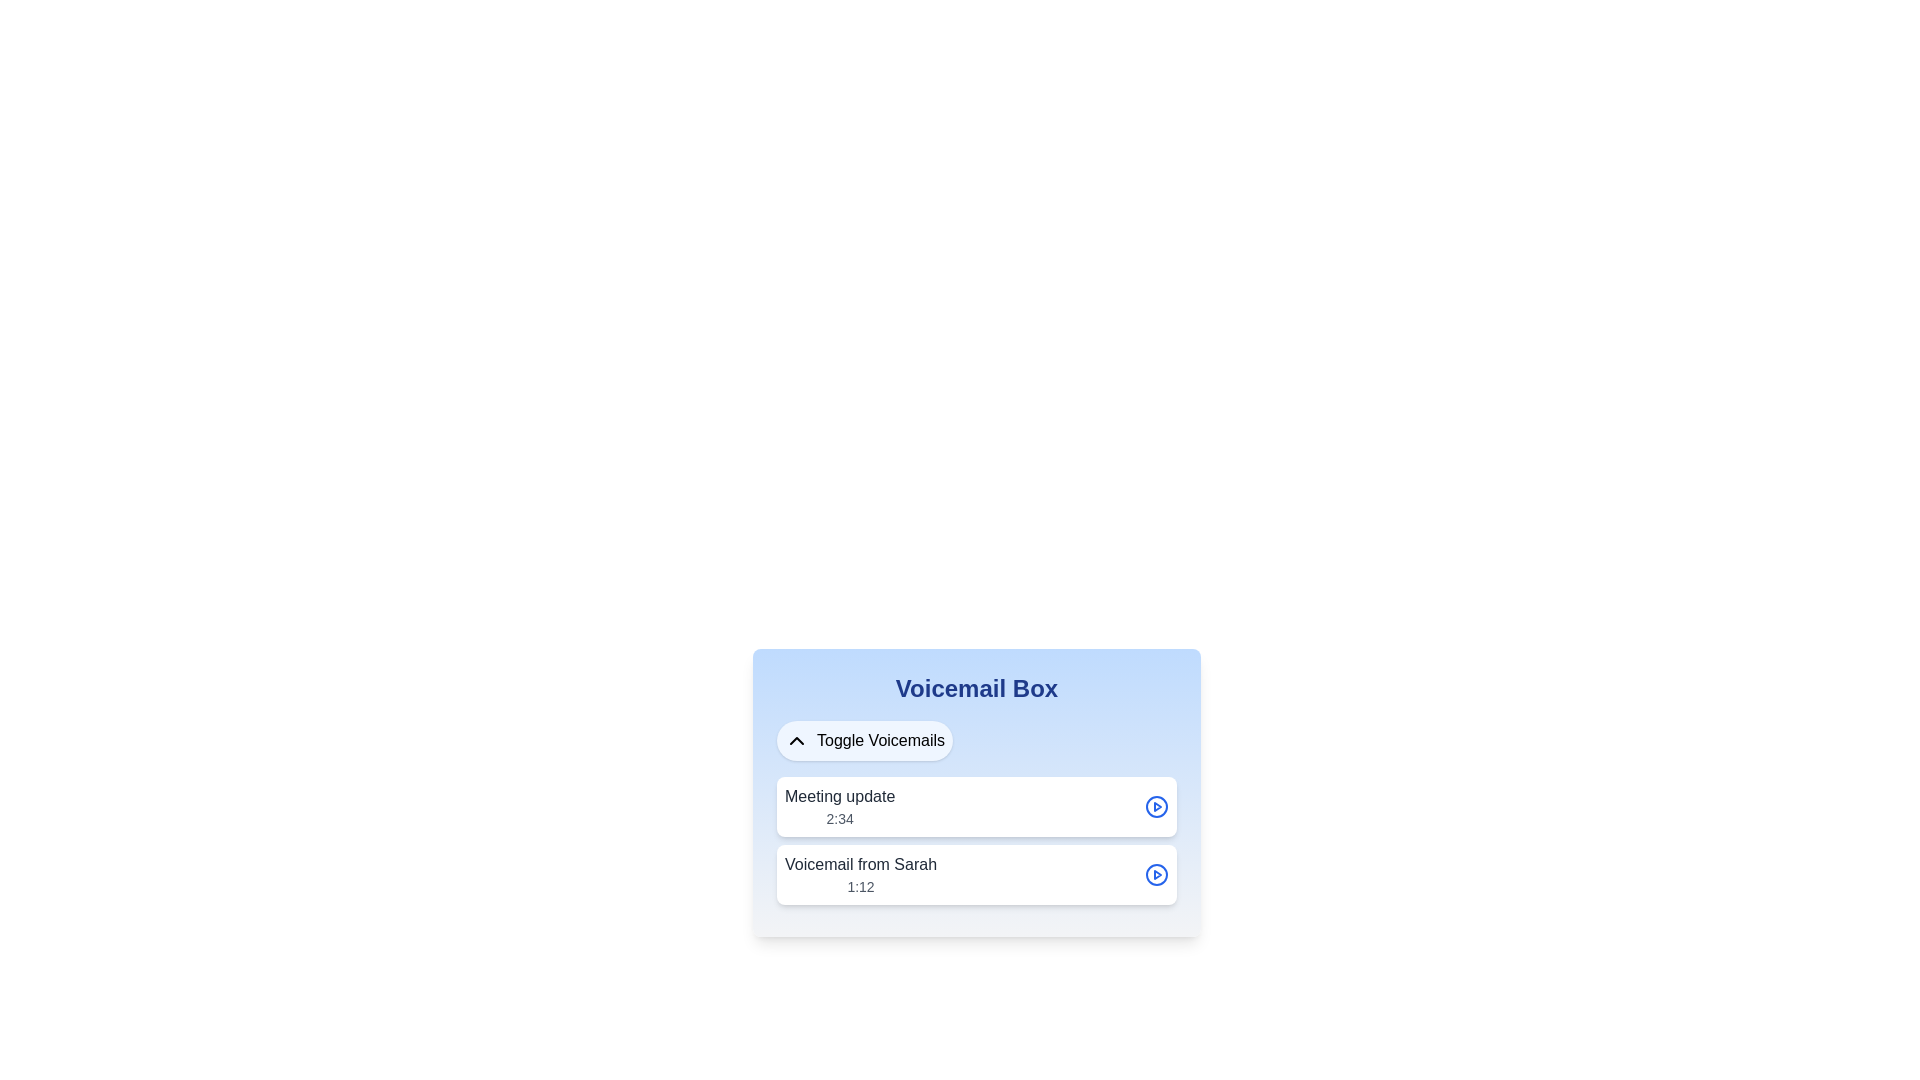  Describe the element at coordinates (795, 740) in the screenshot. I see `the chevron-up icon` at that location.